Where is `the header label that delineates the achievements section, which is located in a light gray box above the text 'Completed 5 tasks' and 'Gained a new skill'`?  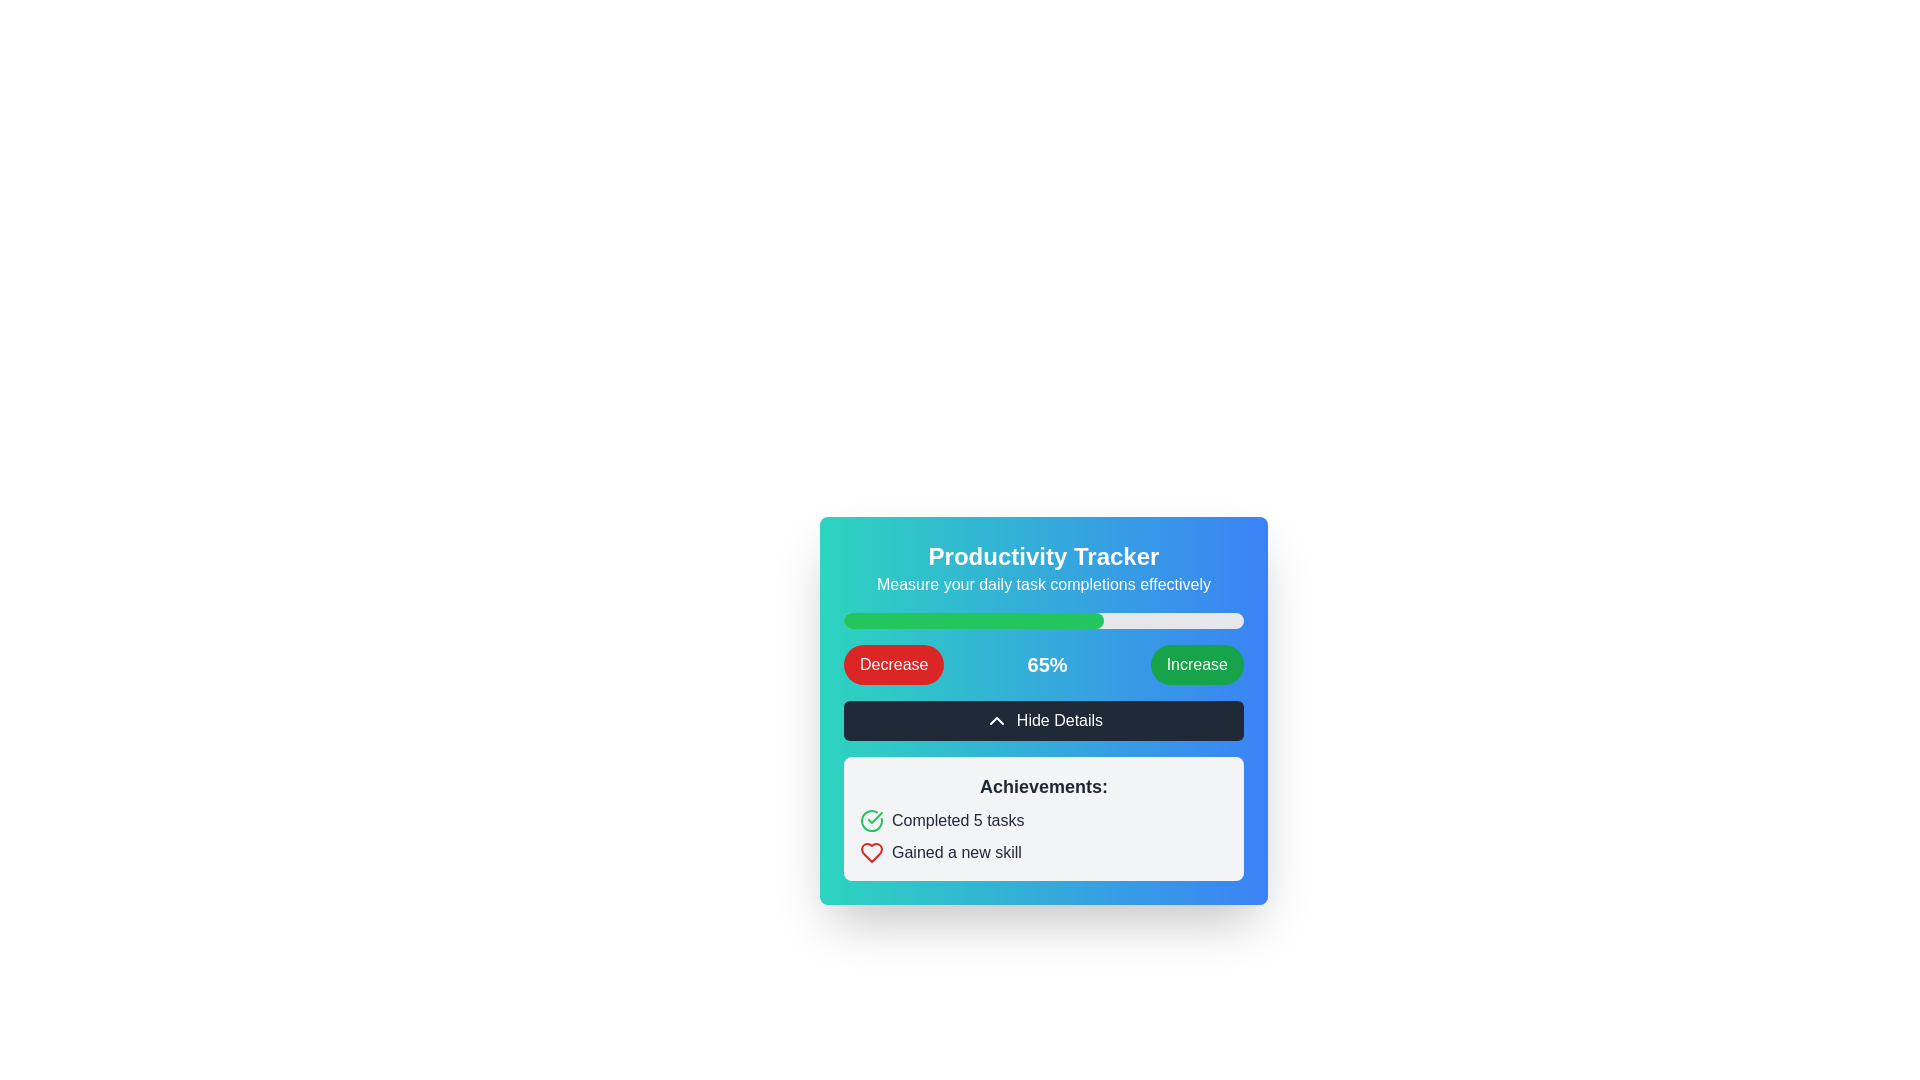 the header label that delineates the achievements section, which is located in a light gray box above the text 'Completed 5 tasks' and 'Gained a new skill' is located at coordinates (1042, 785).